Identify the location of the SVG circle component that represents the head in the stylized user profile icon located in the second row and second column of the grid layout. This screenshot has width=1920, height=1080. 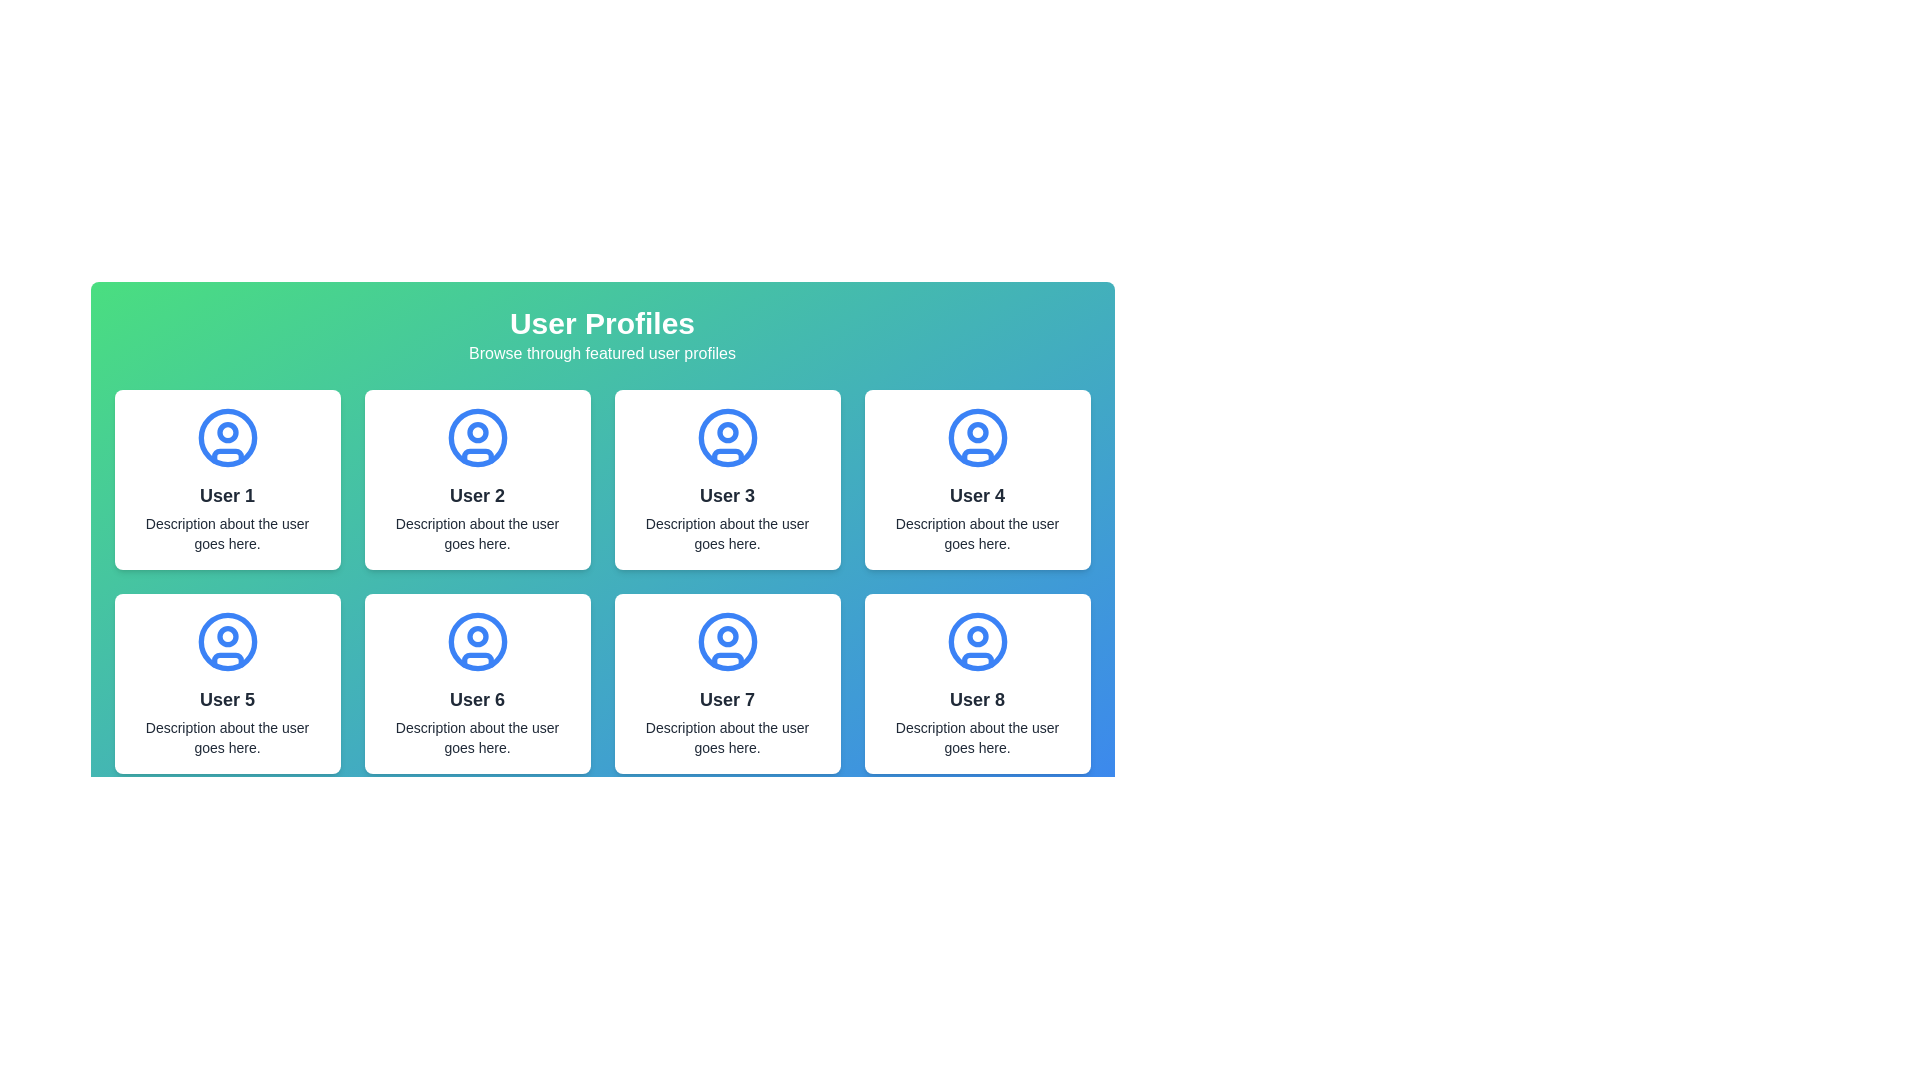
(476, 641).